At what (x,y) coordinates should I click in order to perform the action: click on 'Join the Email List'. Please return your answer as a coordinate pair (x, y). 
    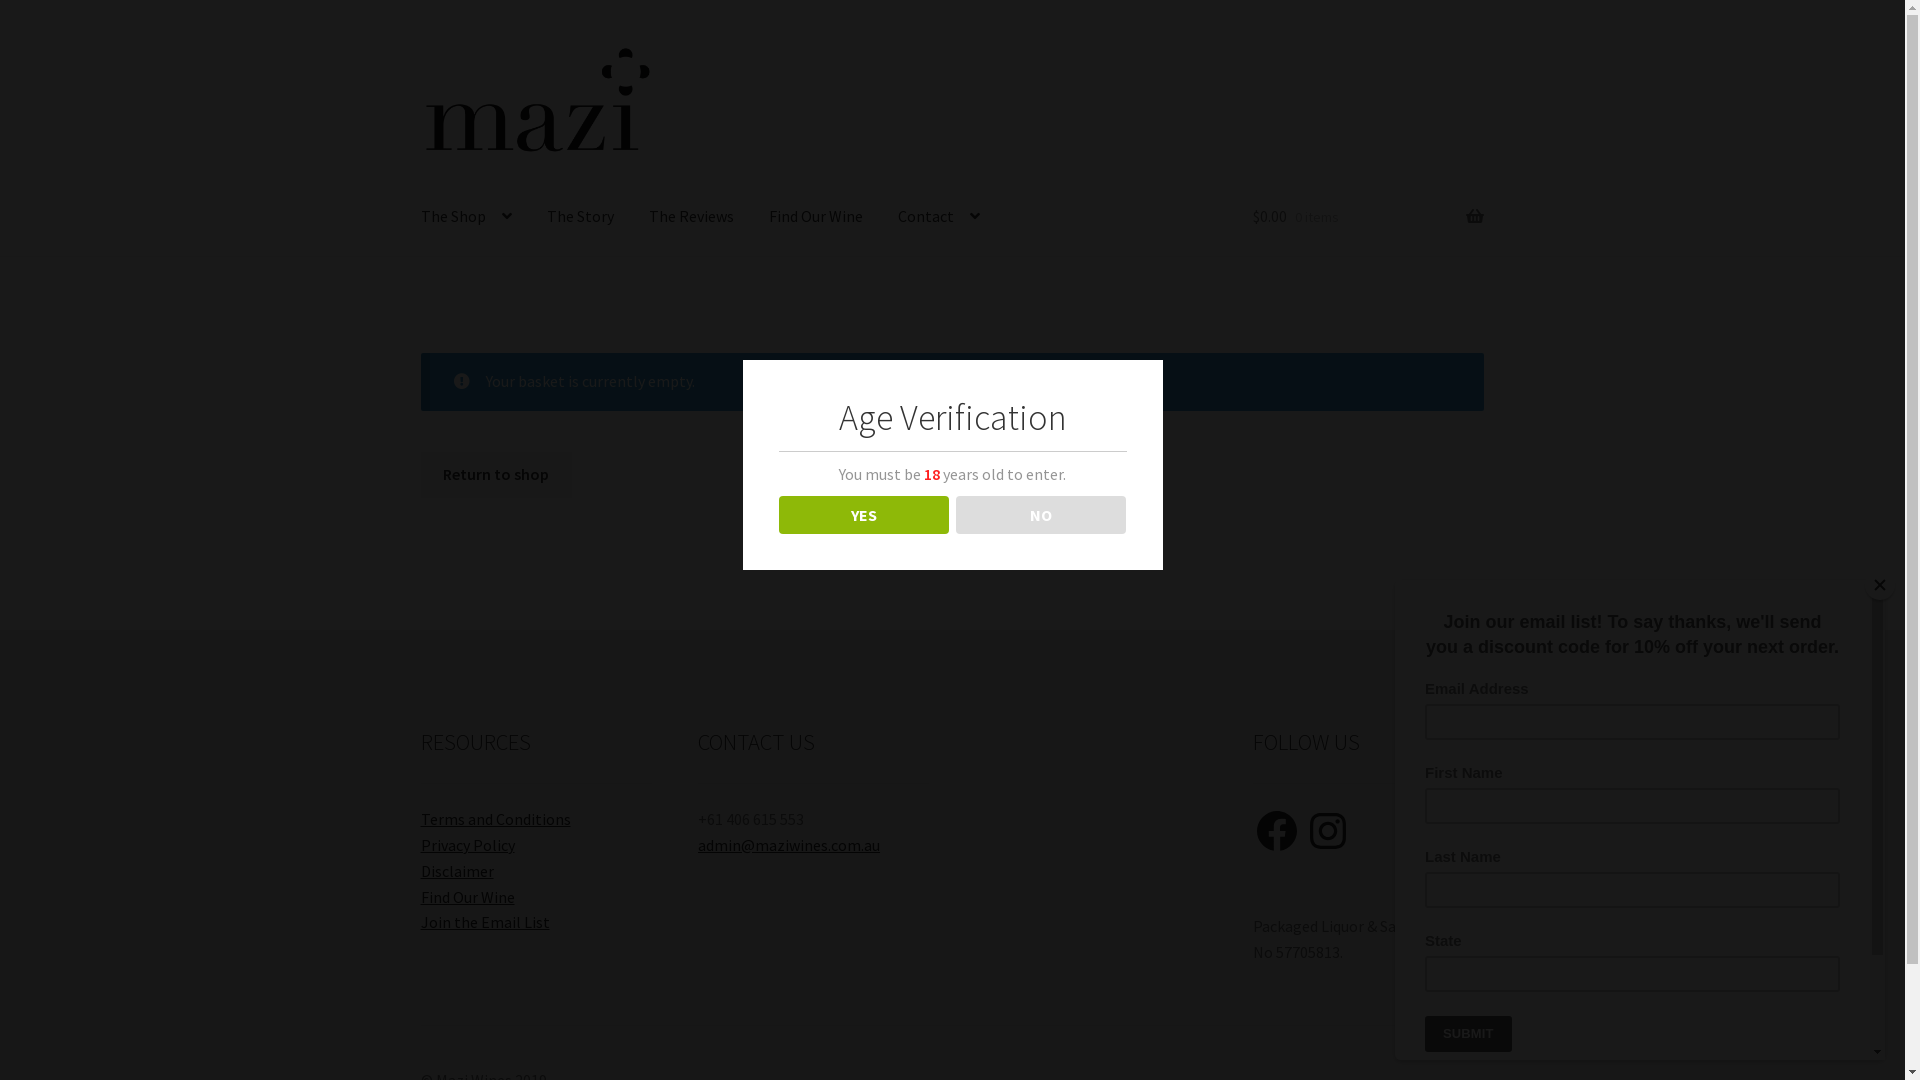
    Looking at the image, I should click on (485, 921).